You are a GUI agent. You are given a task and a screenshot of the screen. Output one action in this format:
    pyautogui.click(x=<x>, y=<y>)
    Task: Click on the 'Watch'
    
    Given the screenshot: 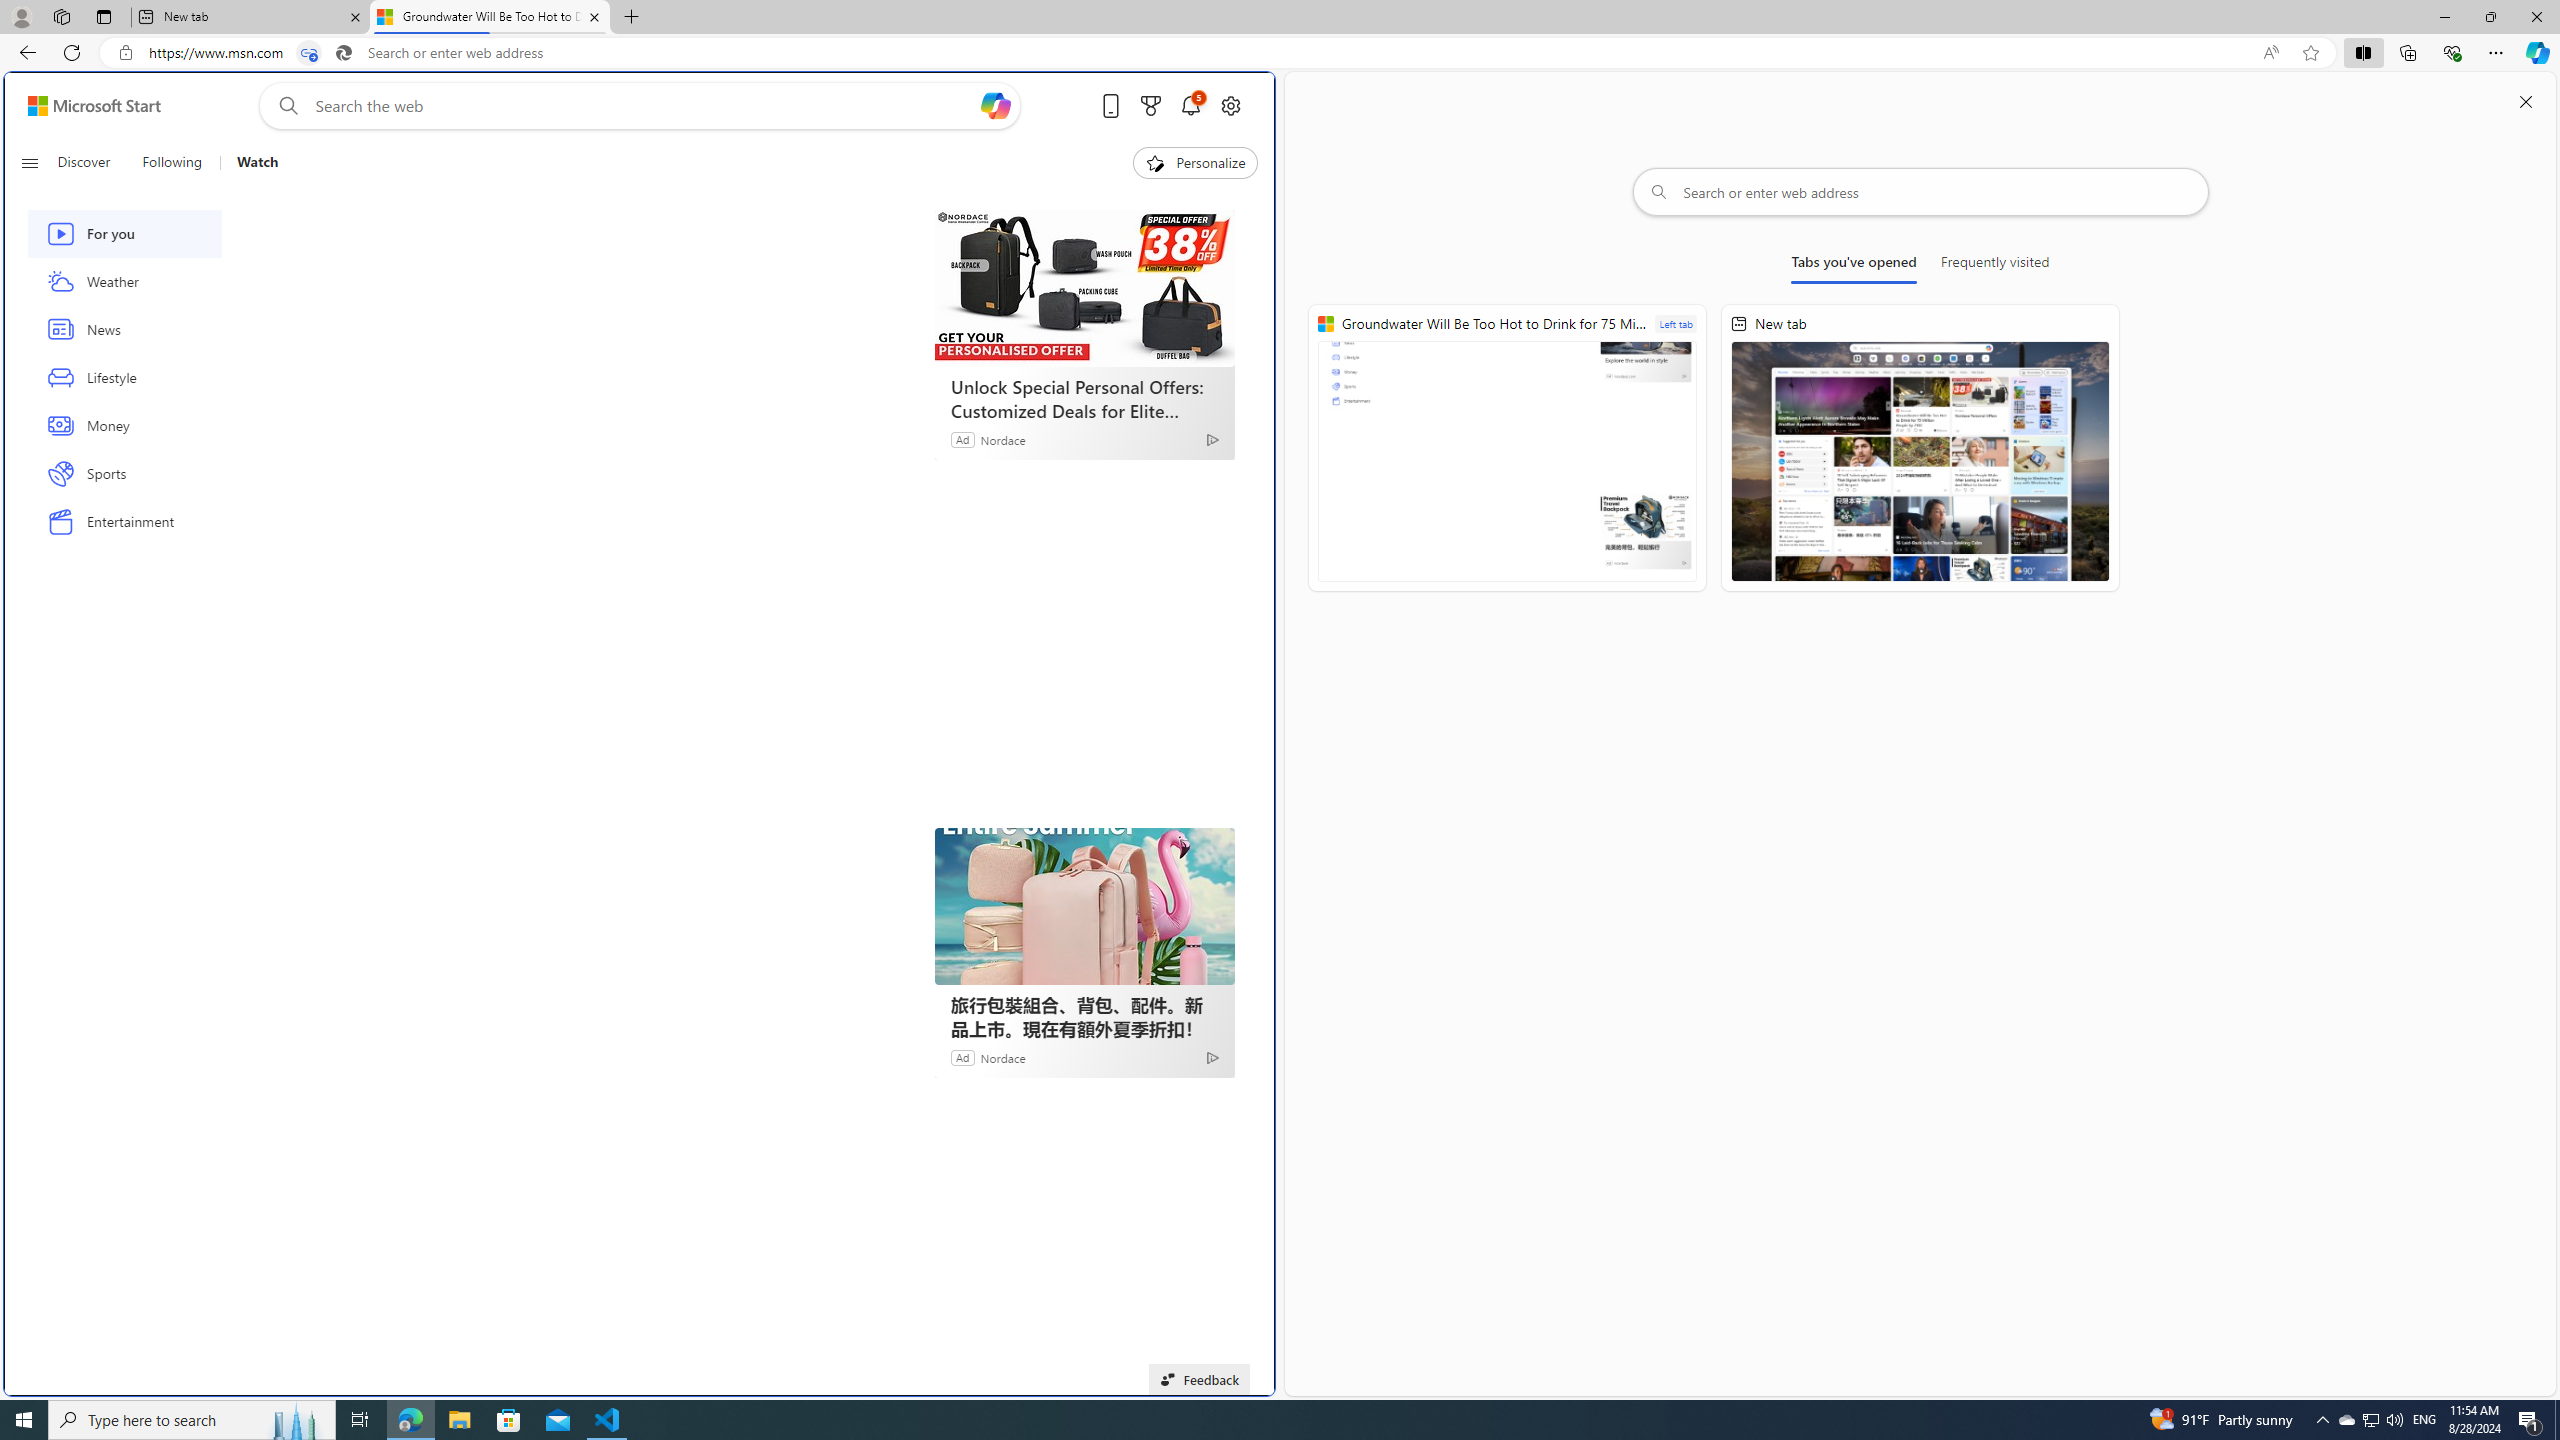 What is the action you would take?
    pyautogui.click(x=248, y=162)
    